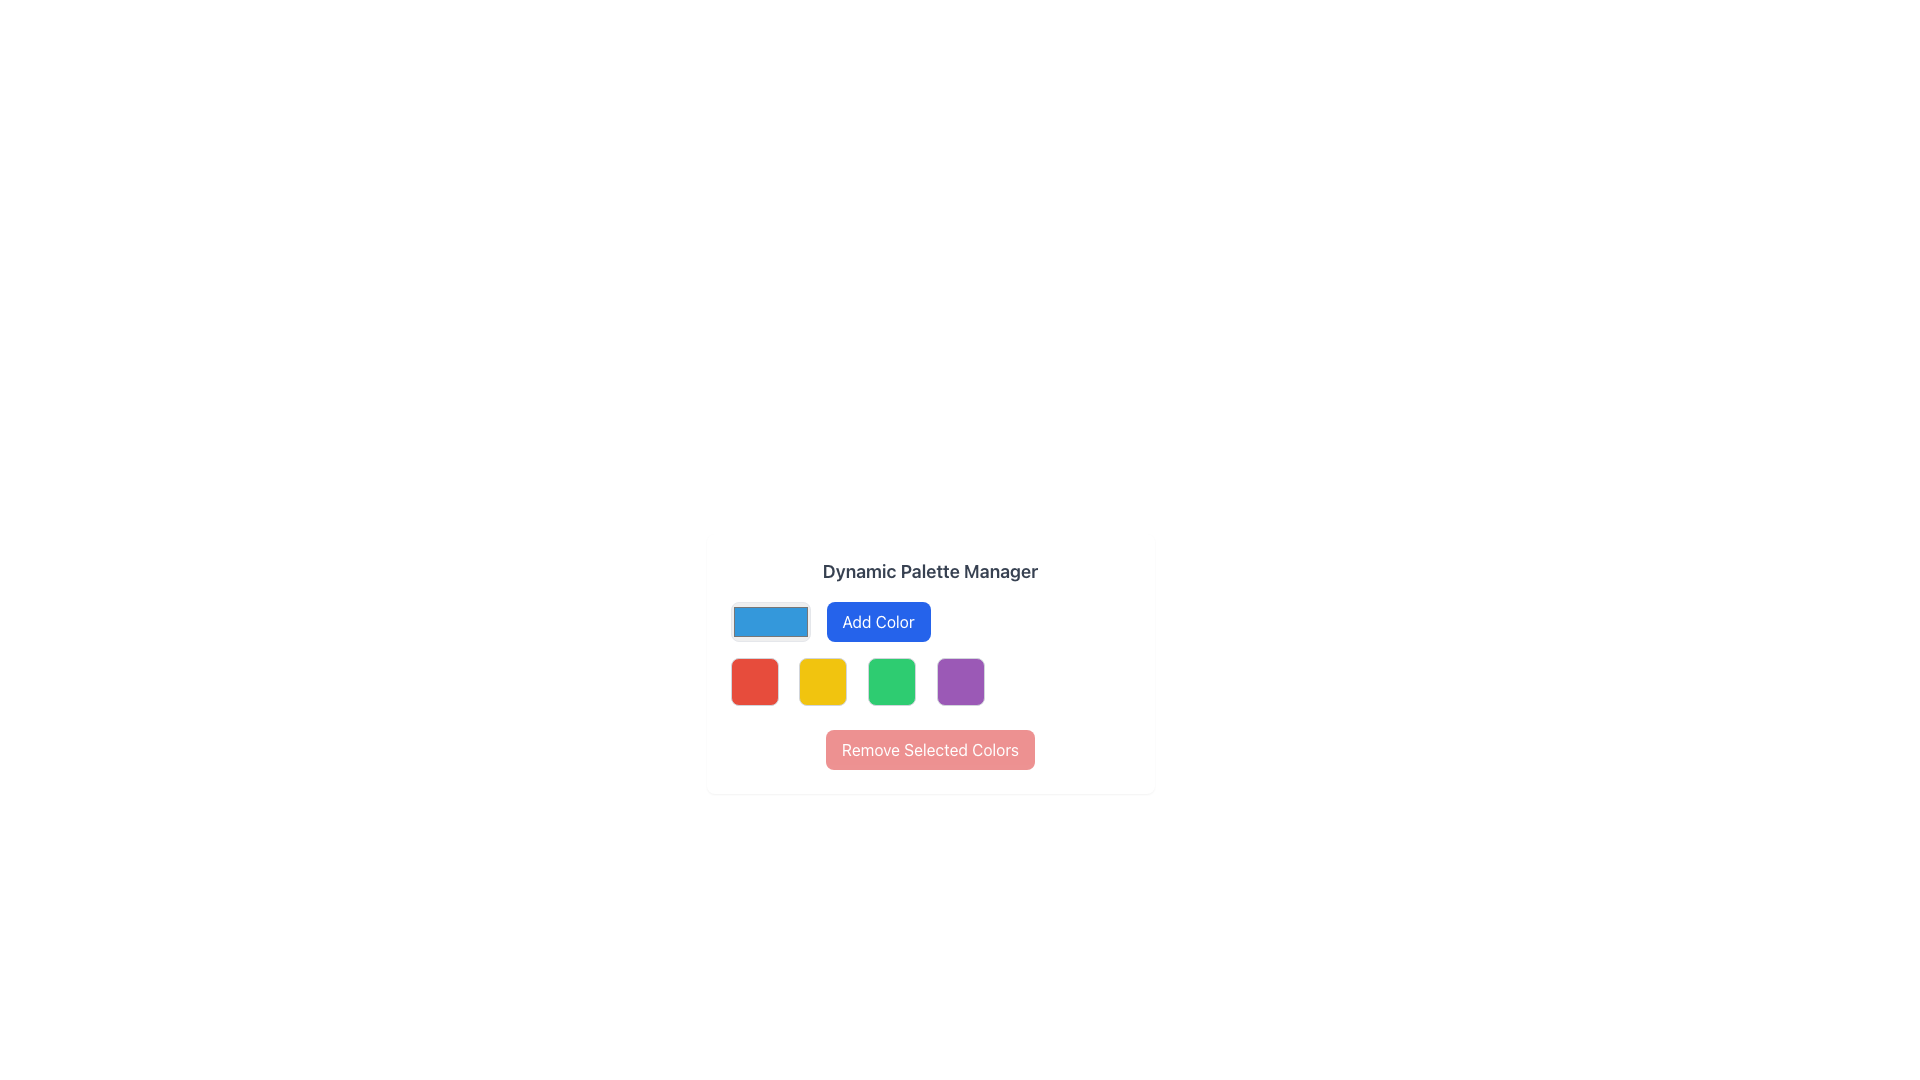 This screenshot has width=1920, height=1080. Describe the element at coordinates (890, 681) in the screenshot. I see `the vibrant green colored box with rounded corners, located in the third position of a horizontal grid of four boxes` at that location.